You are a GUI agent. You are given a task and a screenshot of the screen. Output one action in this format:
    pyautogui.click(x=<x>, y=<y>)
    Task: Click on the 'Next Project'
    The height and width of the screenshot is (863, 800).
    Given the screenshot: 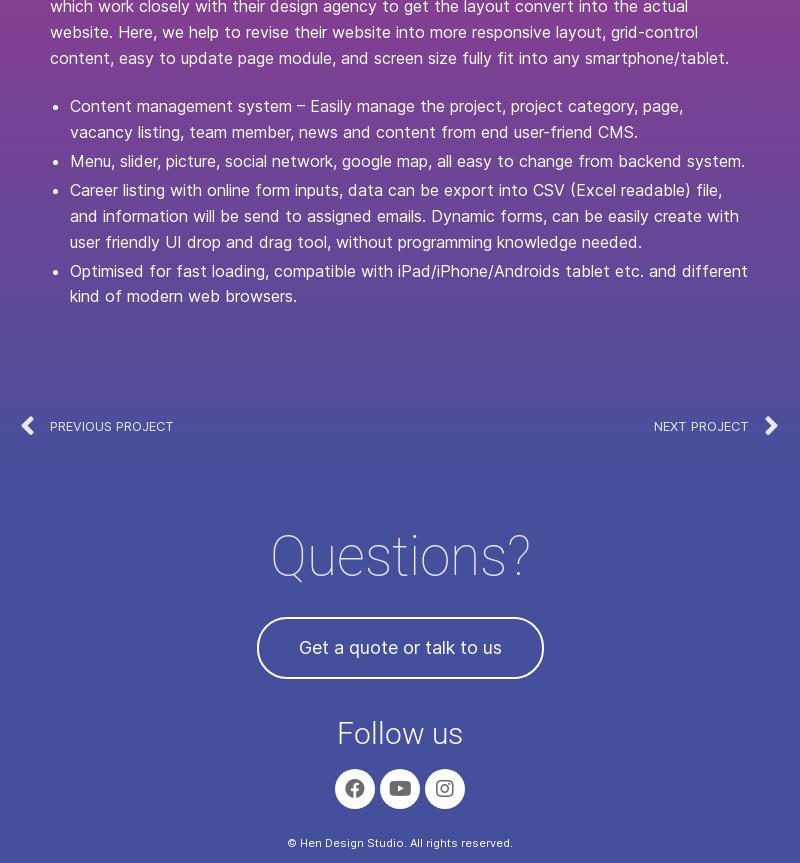 What is the action you would take?
    pyautogui.click(x=700, y=425)
    